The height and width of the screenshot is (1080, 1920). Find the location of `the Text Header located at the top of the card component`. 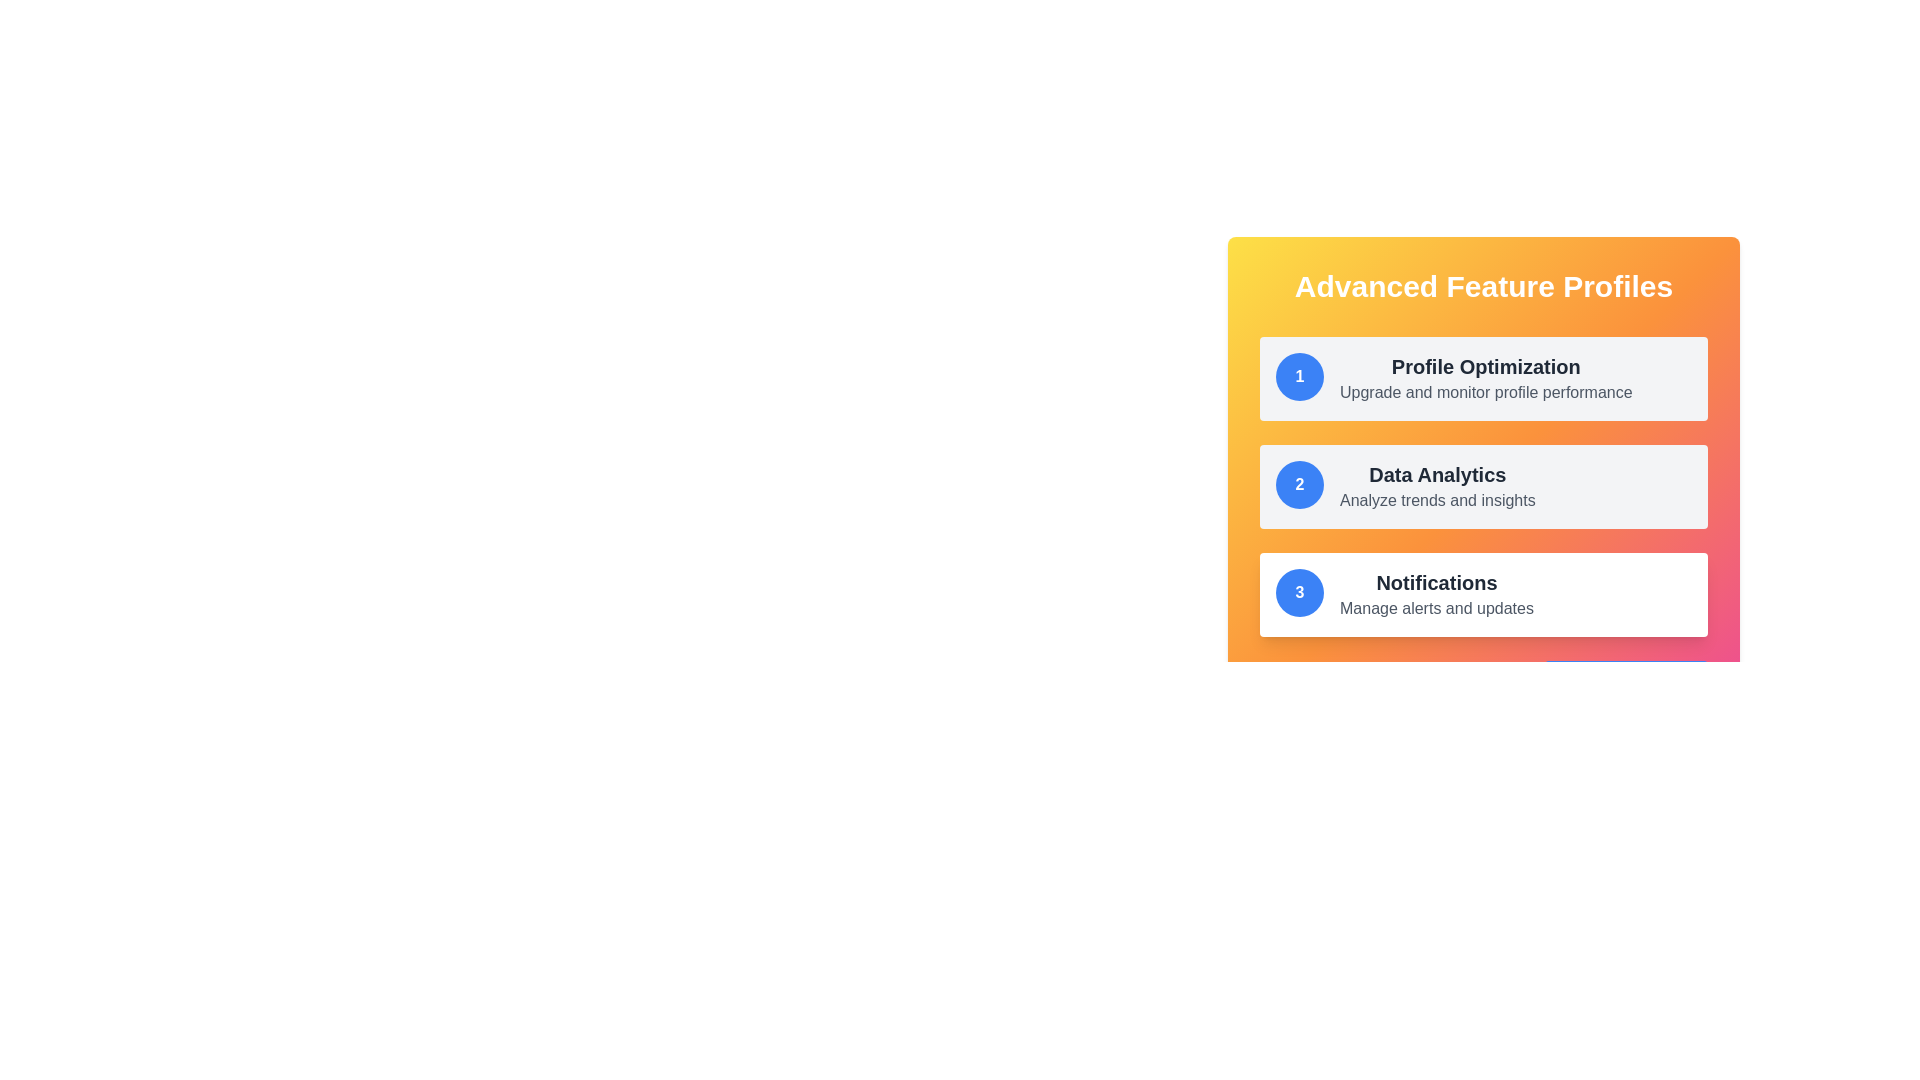

the Text Header located at the top of the card component is located at coordinates (1483, 286).